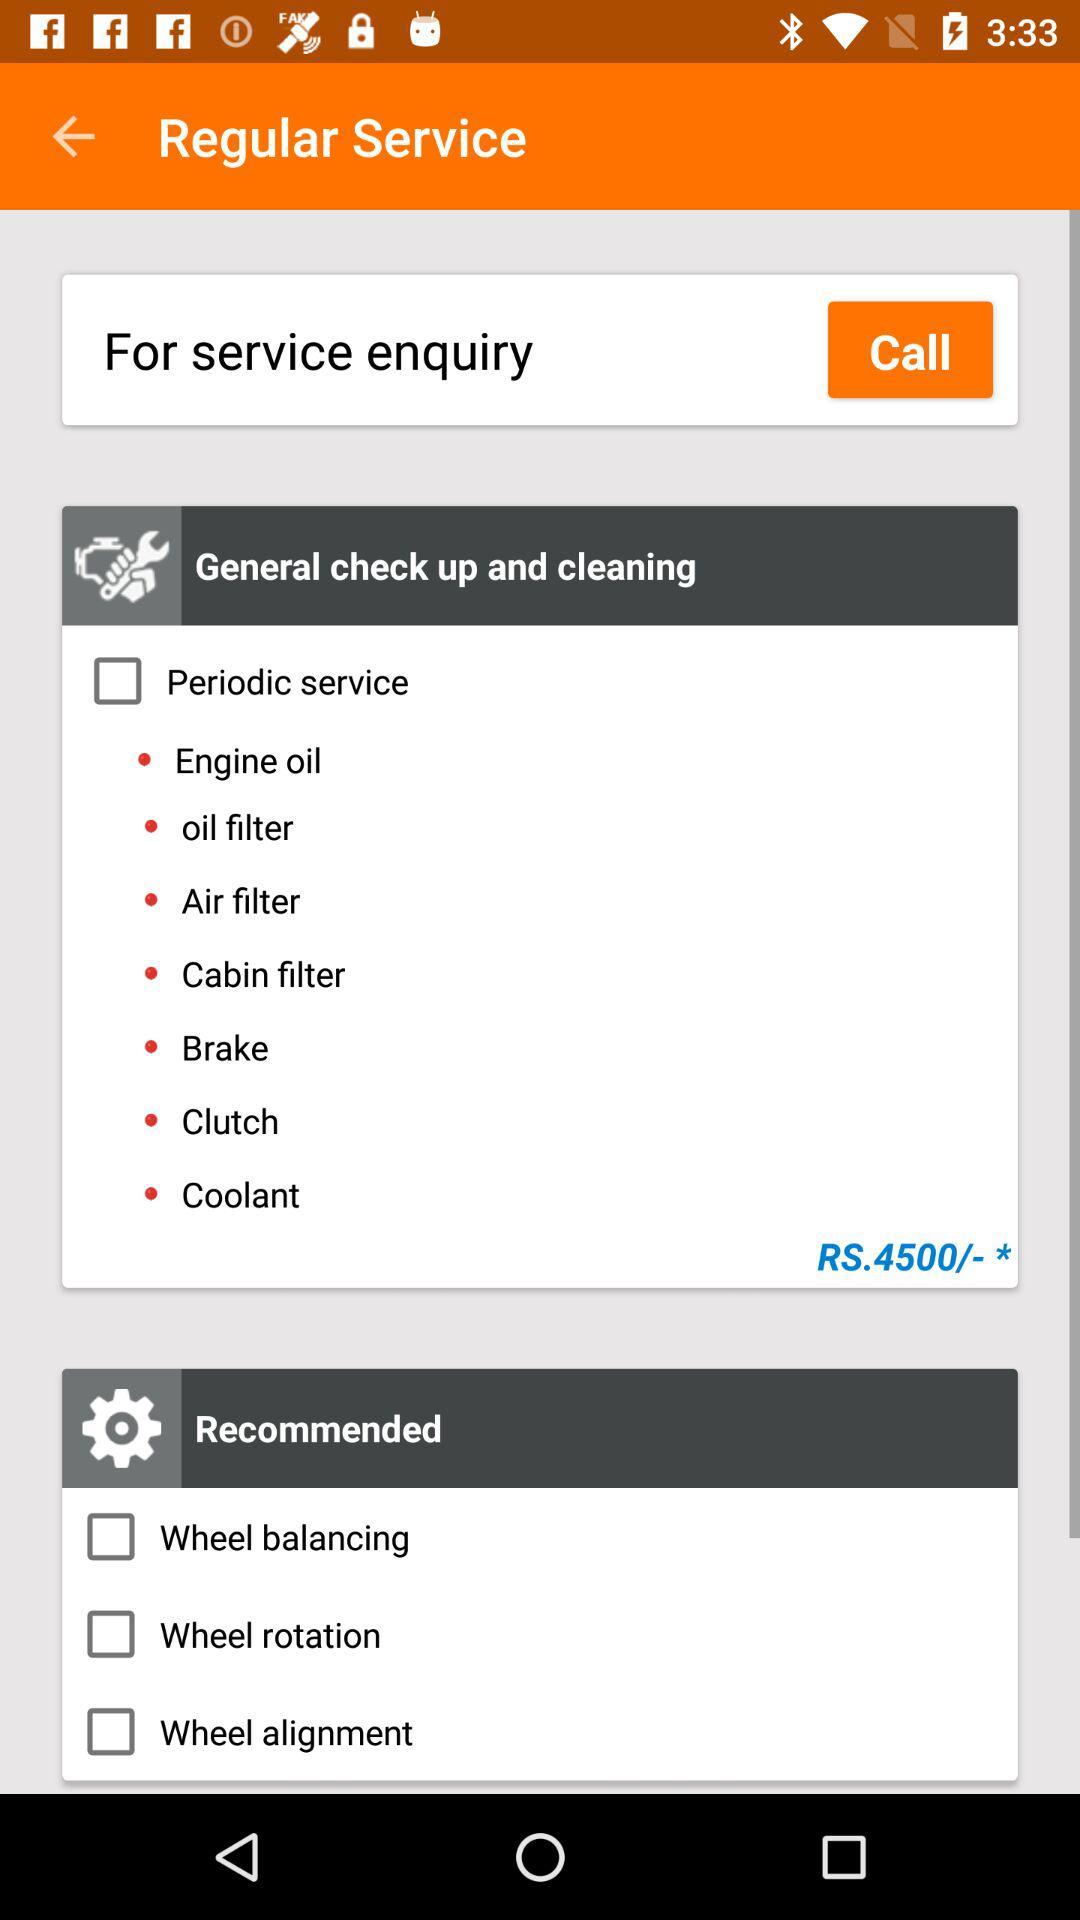 The image size is (1080, 1920). I want to click on the item to the left of regular service icon, so click(72, 135).